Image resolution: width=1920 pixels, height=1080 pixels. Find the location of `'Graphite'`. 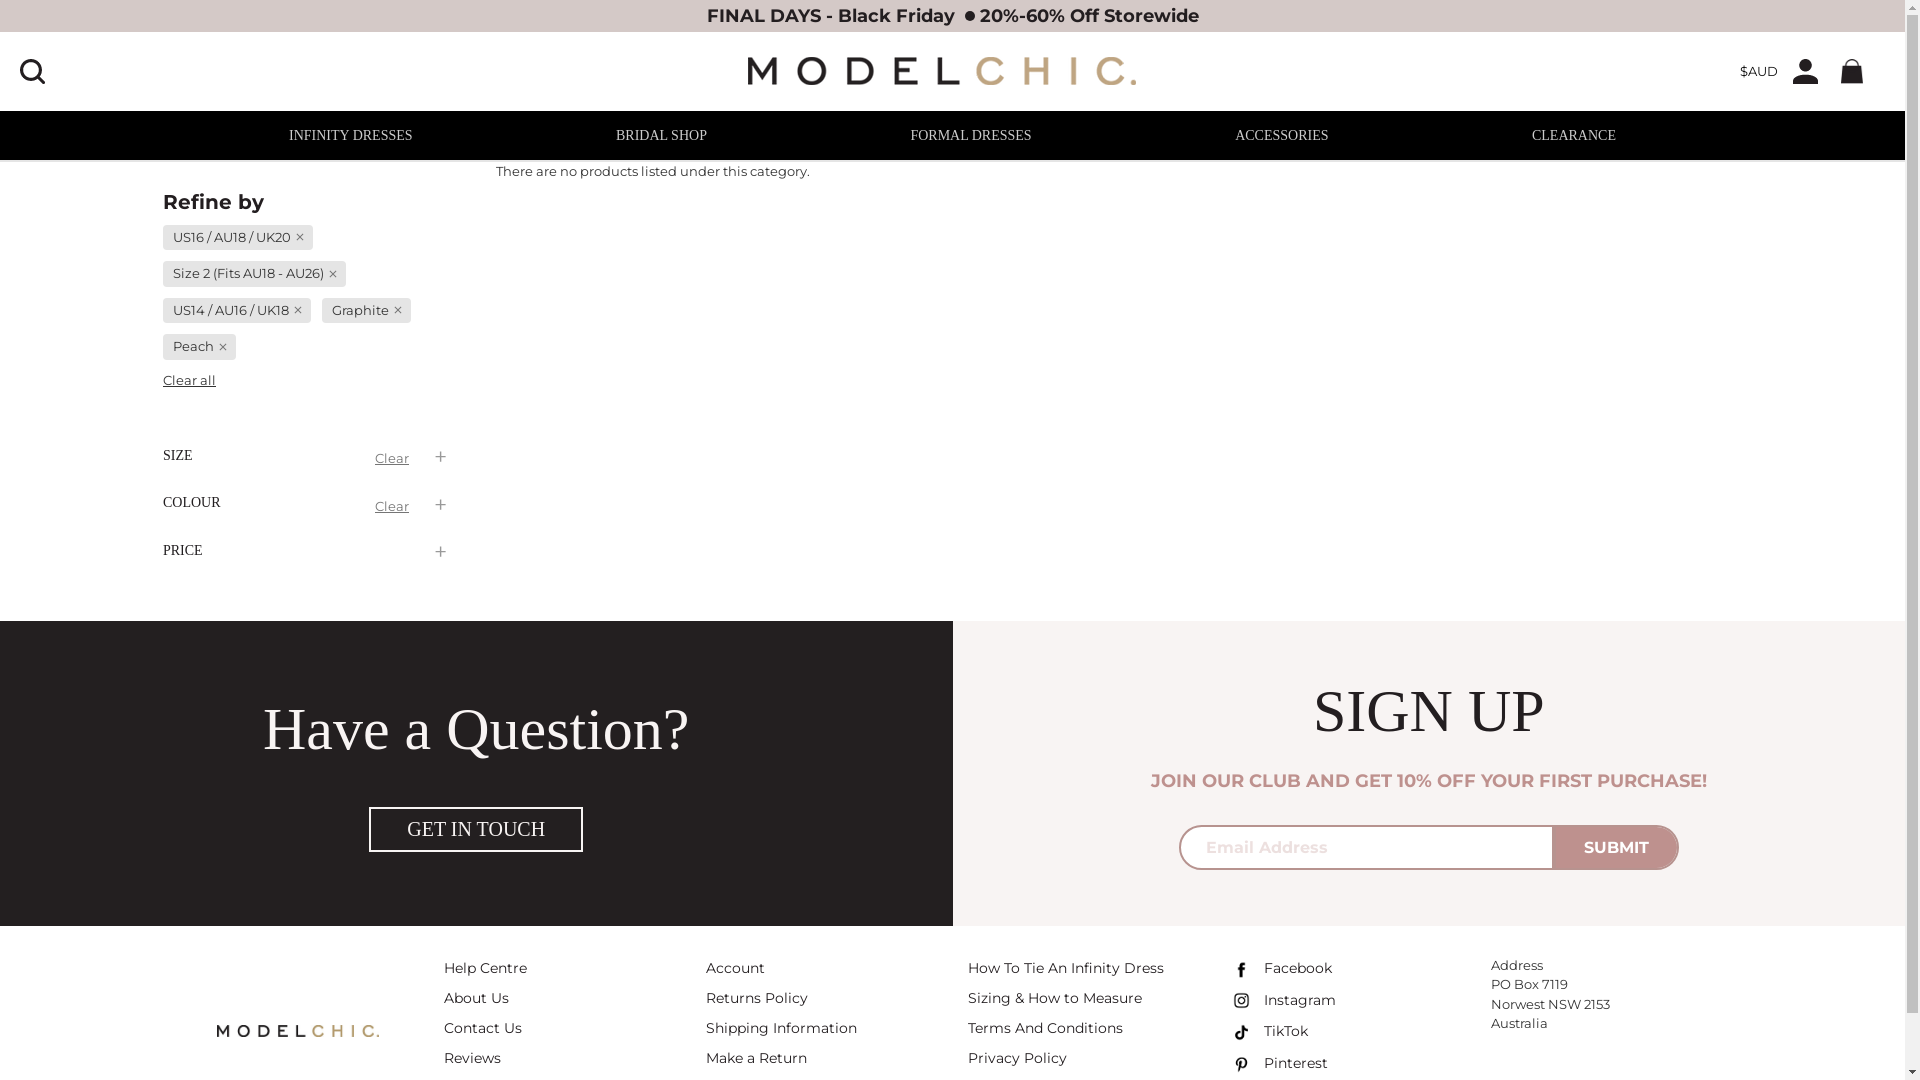

'Graphite' is located at coordinates (366, 311).